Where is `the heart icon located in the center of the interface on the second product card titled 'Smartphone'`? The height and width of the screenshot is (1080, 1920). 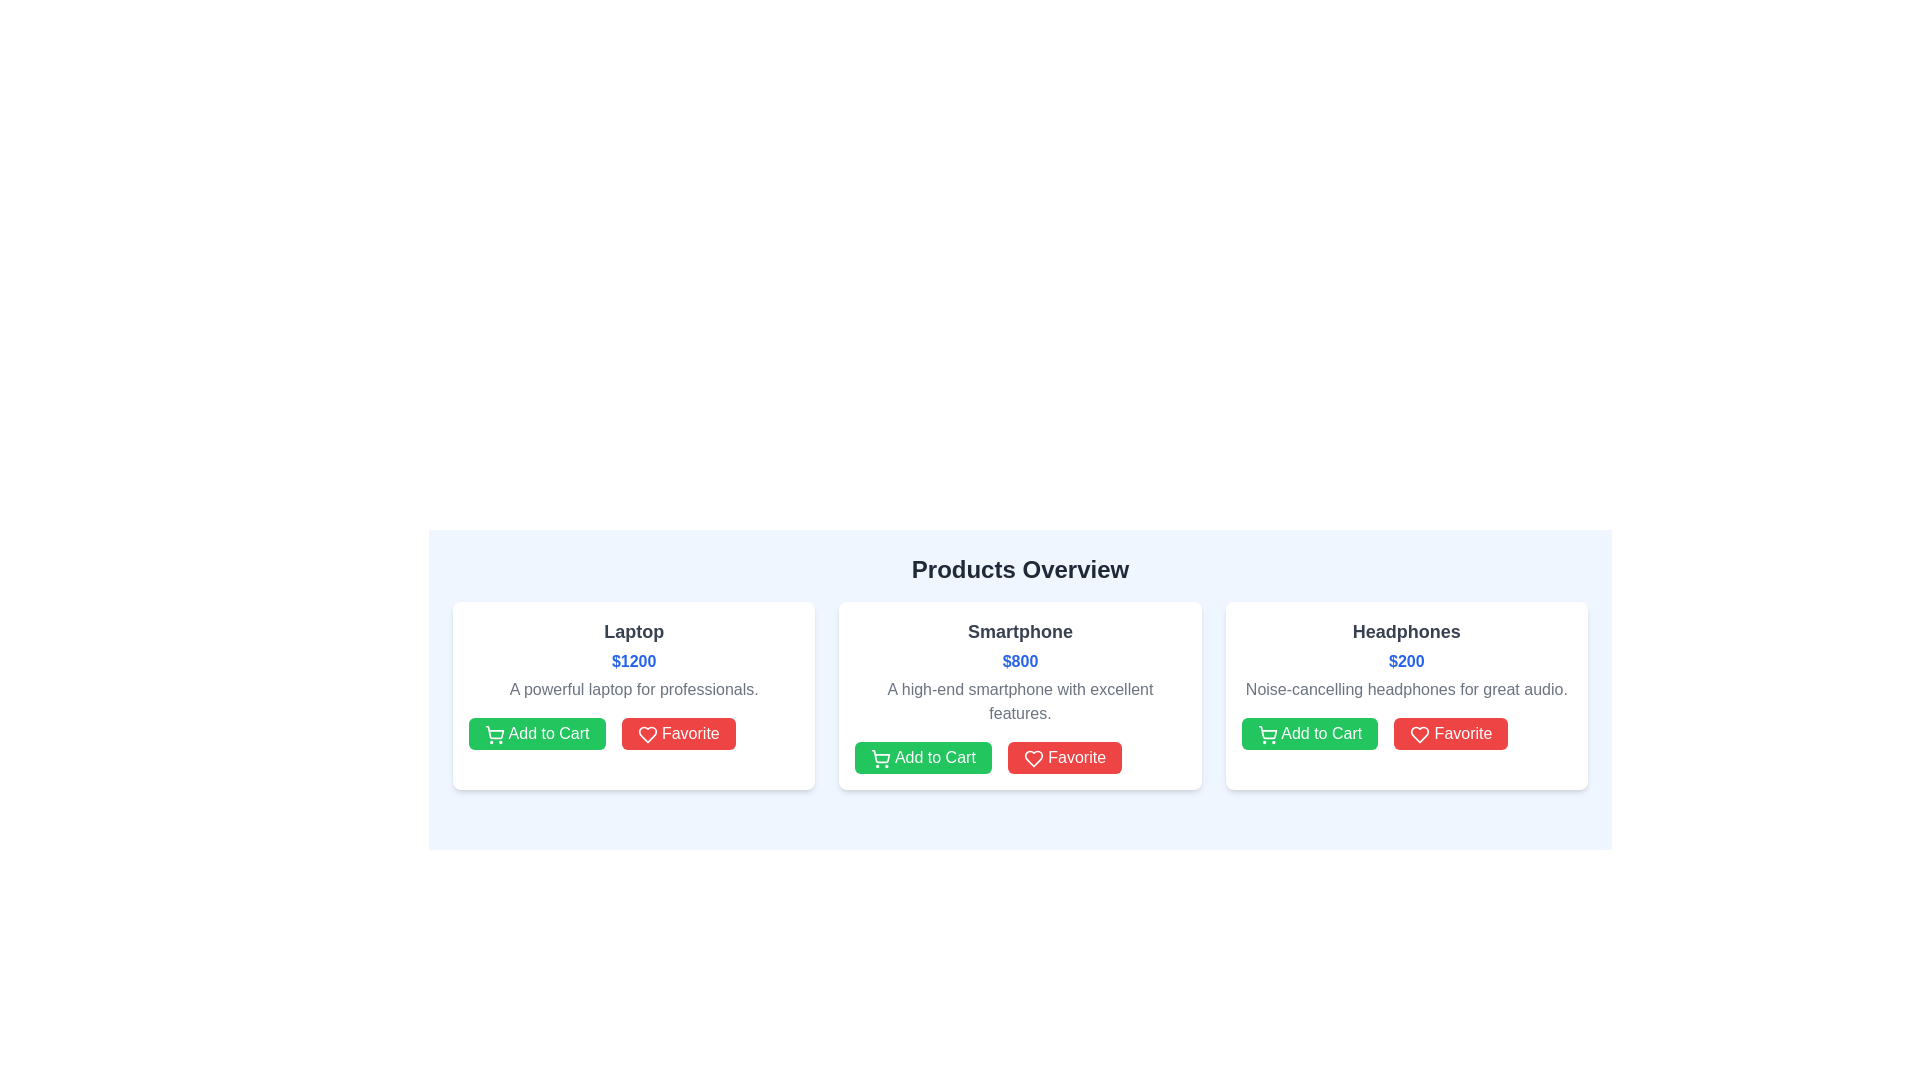
the heart icon located in the center of the interface on the second product card titled 'Smartphone' is located at coordinates (1033, 758).